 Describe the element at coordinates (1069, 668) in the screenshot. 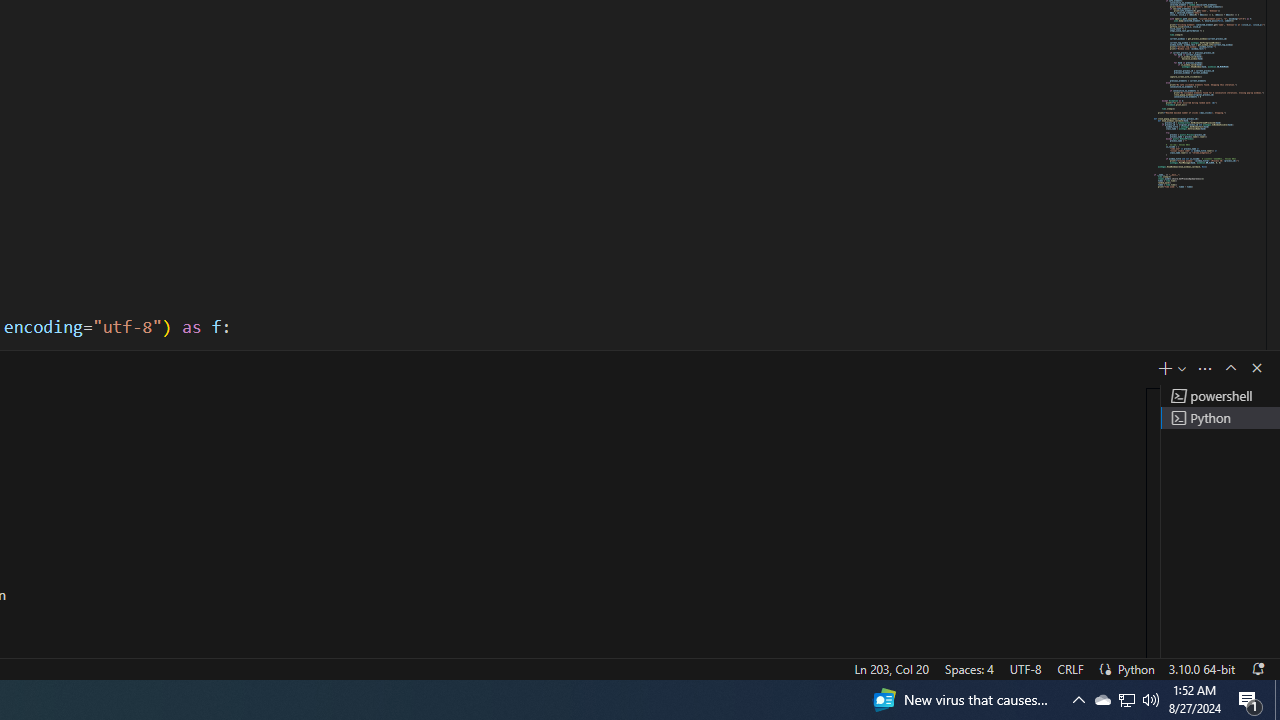

I see `'CRLF'` at that location.